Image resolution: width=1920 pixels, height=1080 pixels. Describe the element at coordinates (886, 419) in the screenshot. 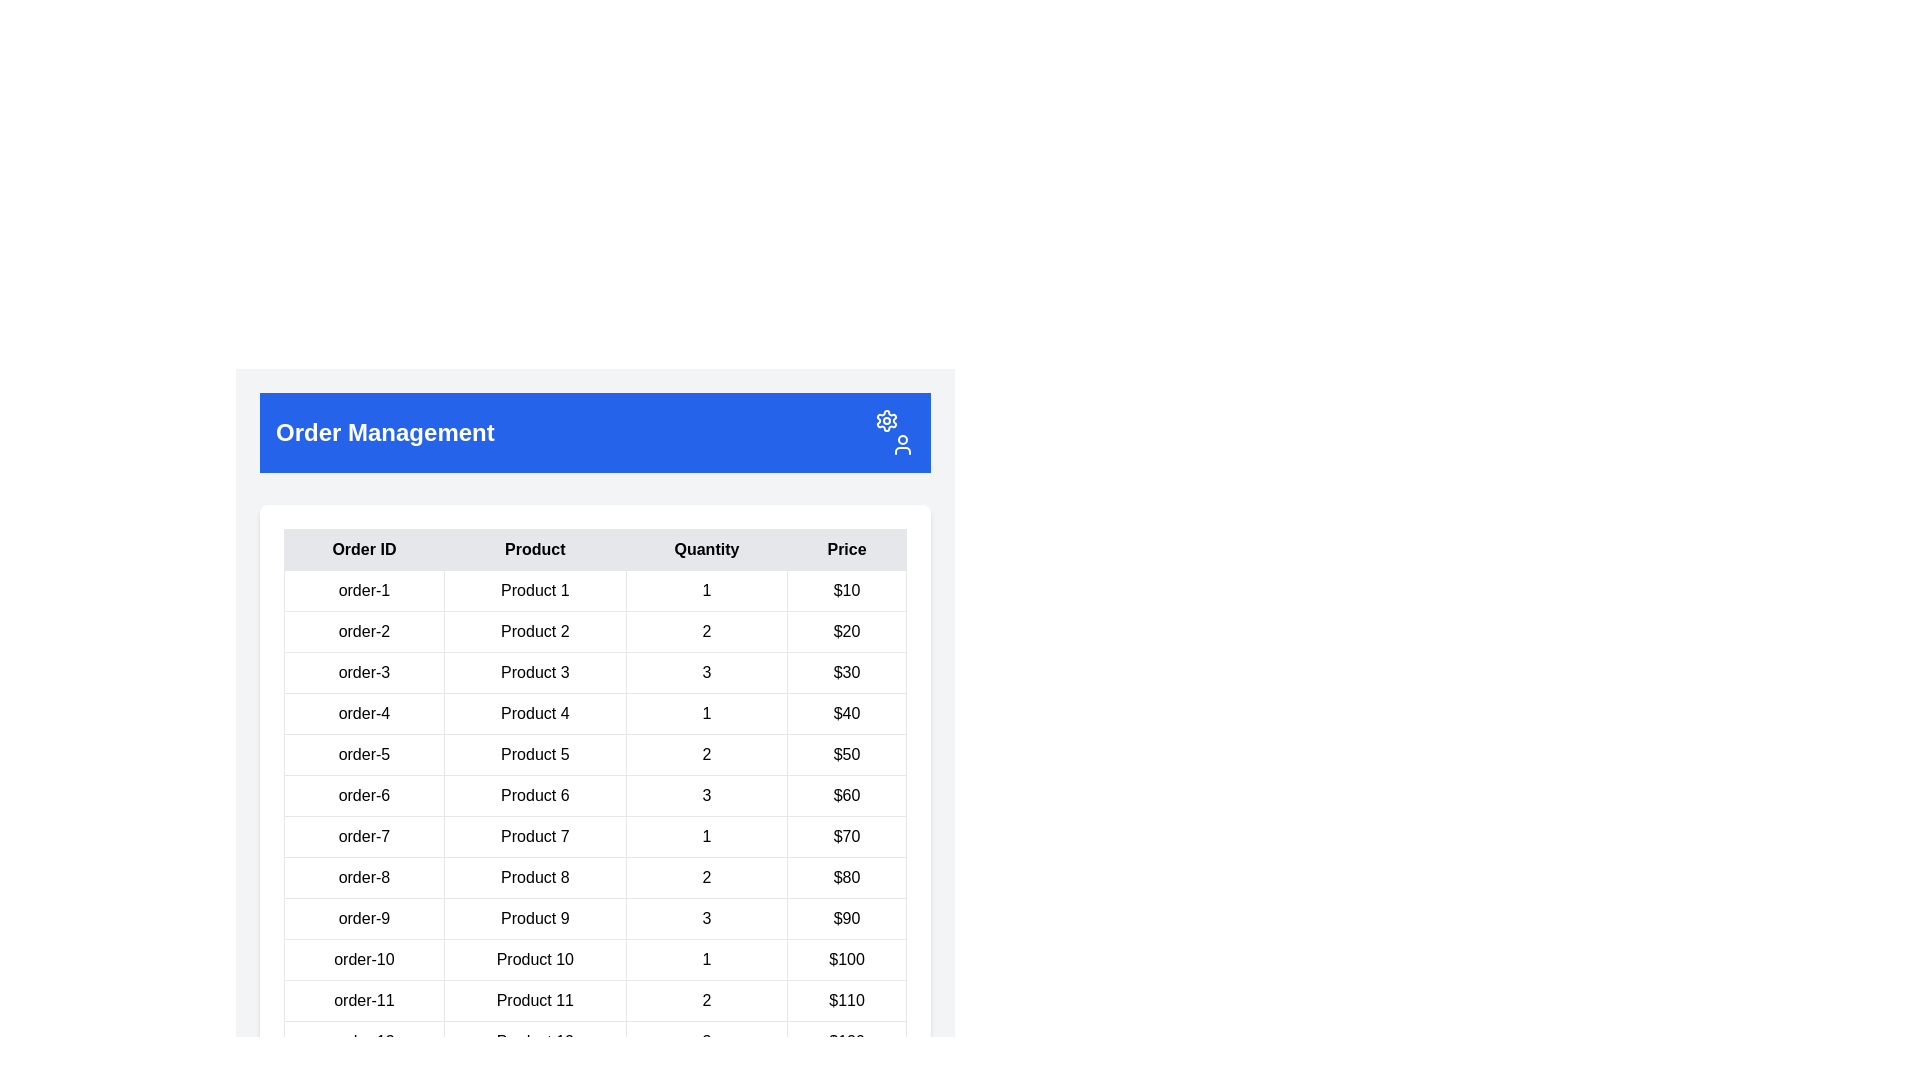

I see `the settings icon button located in the top-right corner of the blue header area, preceding the user icon` at that location.